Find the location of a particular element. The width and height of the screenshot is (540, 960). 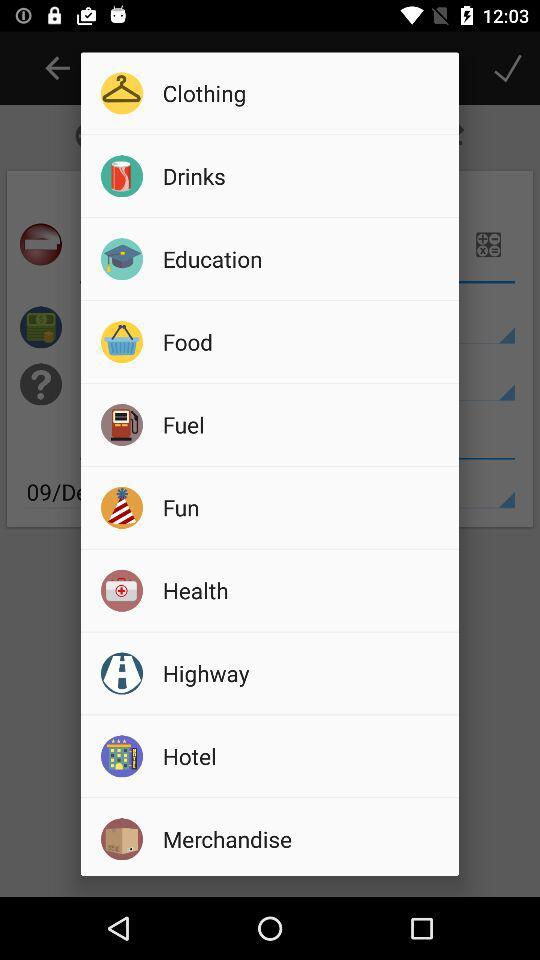

the fuel icon is located at coordinates (303, 424).